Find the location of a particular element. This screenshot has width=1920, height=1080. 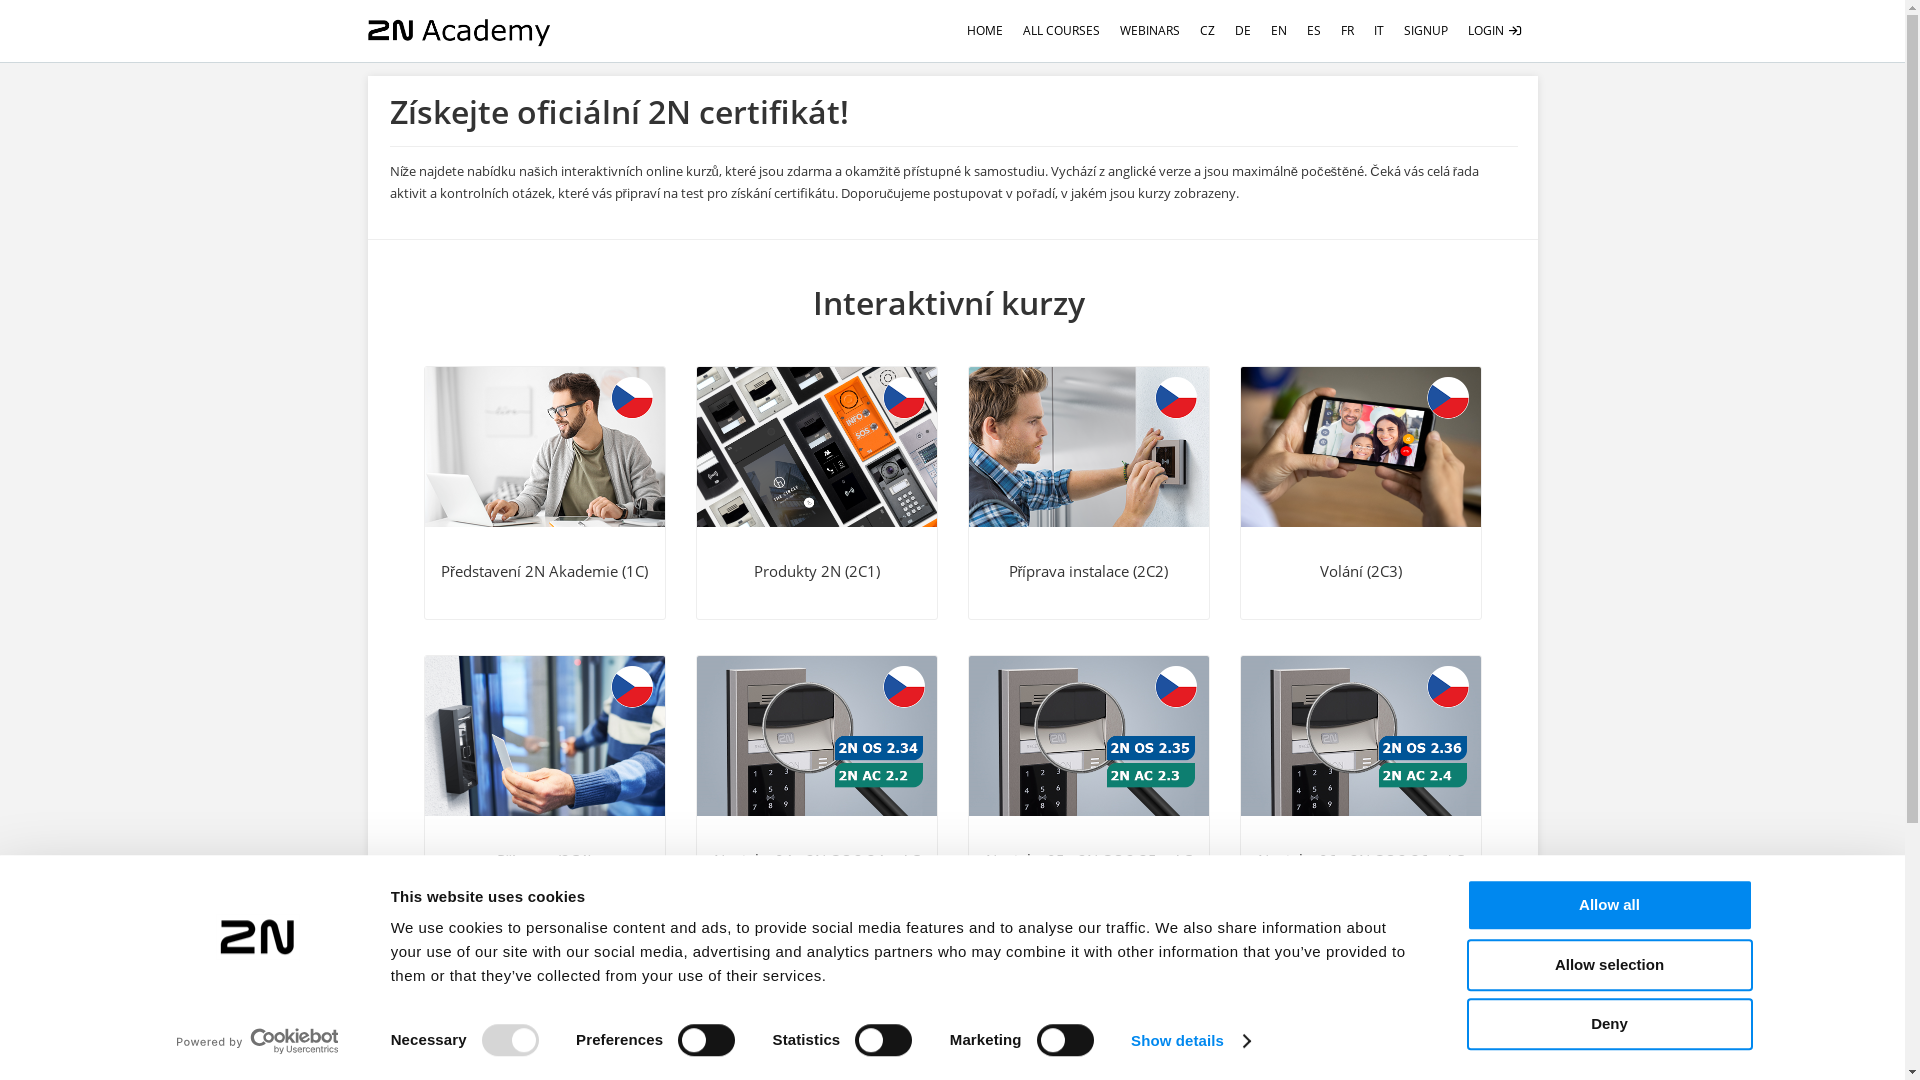

'SIGNUP' is located at coordinates (1424, 30).